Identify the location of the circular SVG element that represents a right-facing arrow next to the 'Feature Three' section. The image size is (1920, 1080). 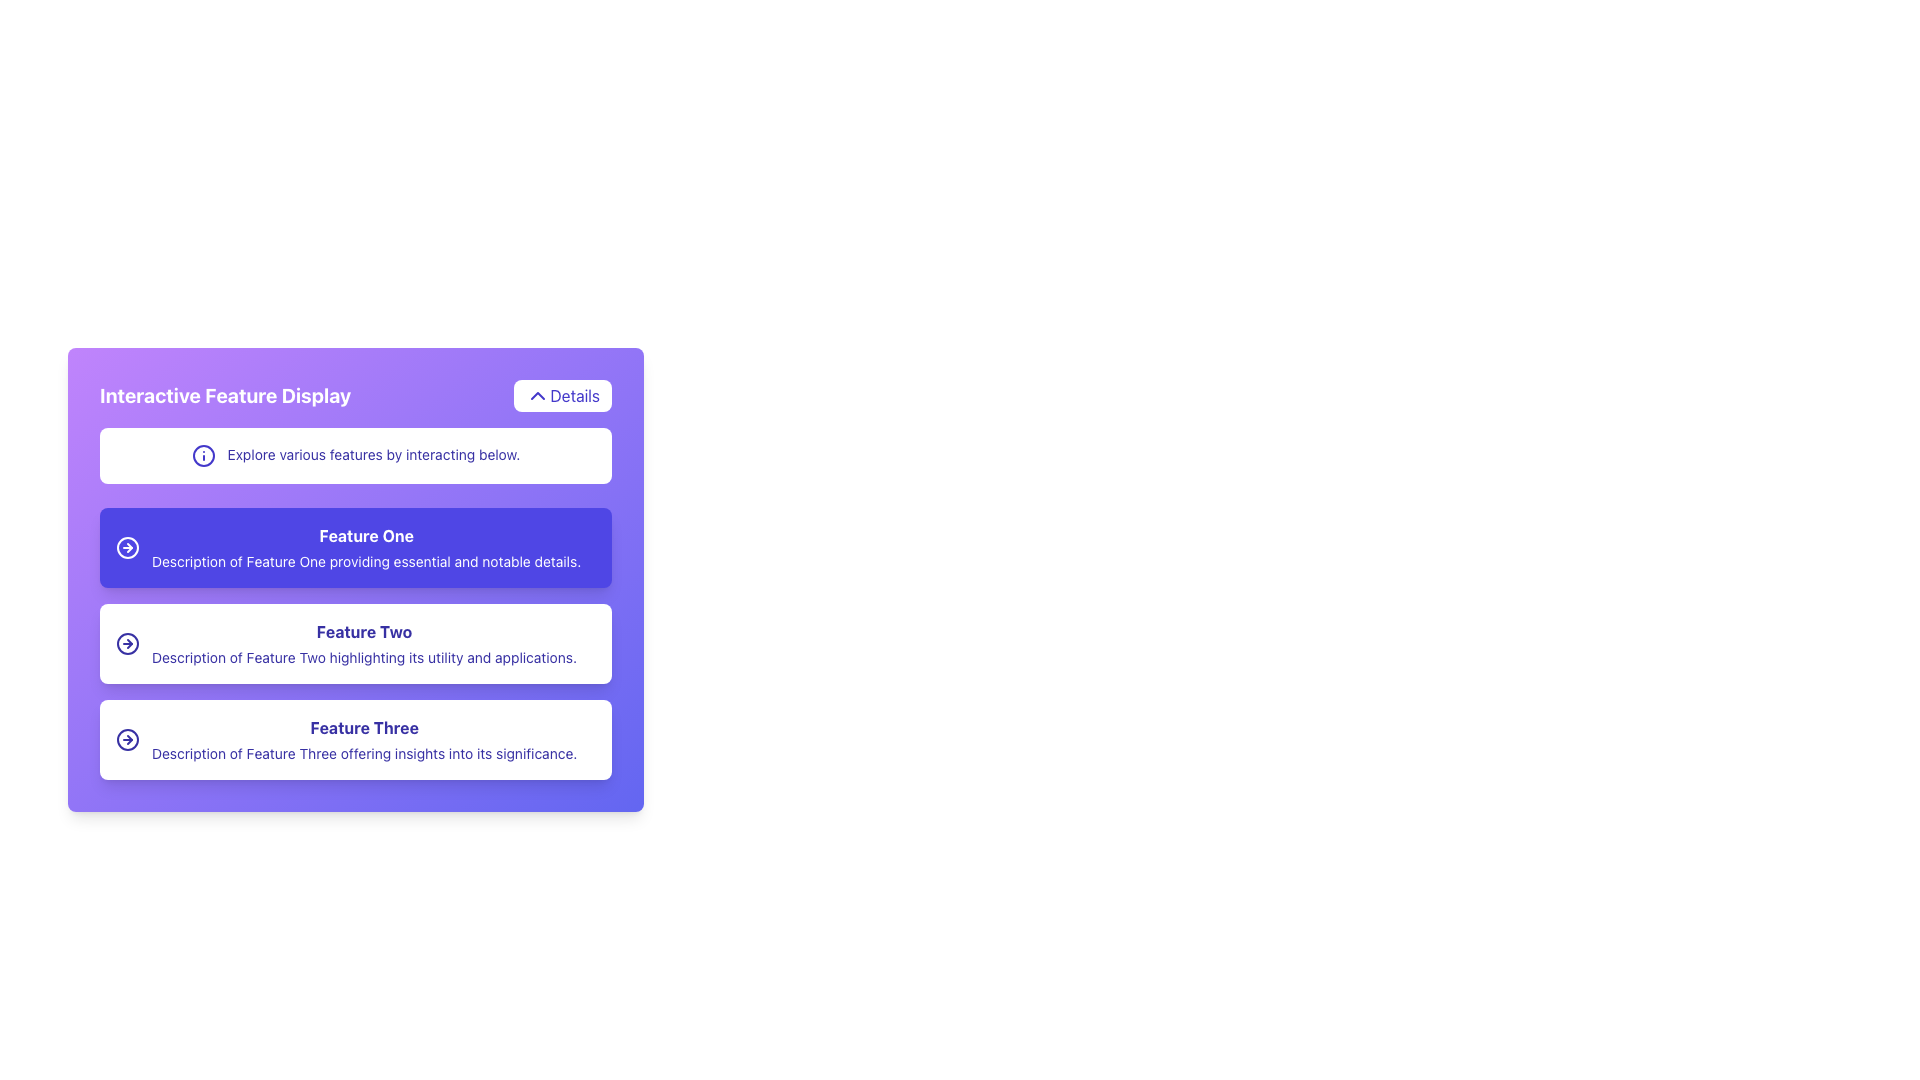
(127, 740).